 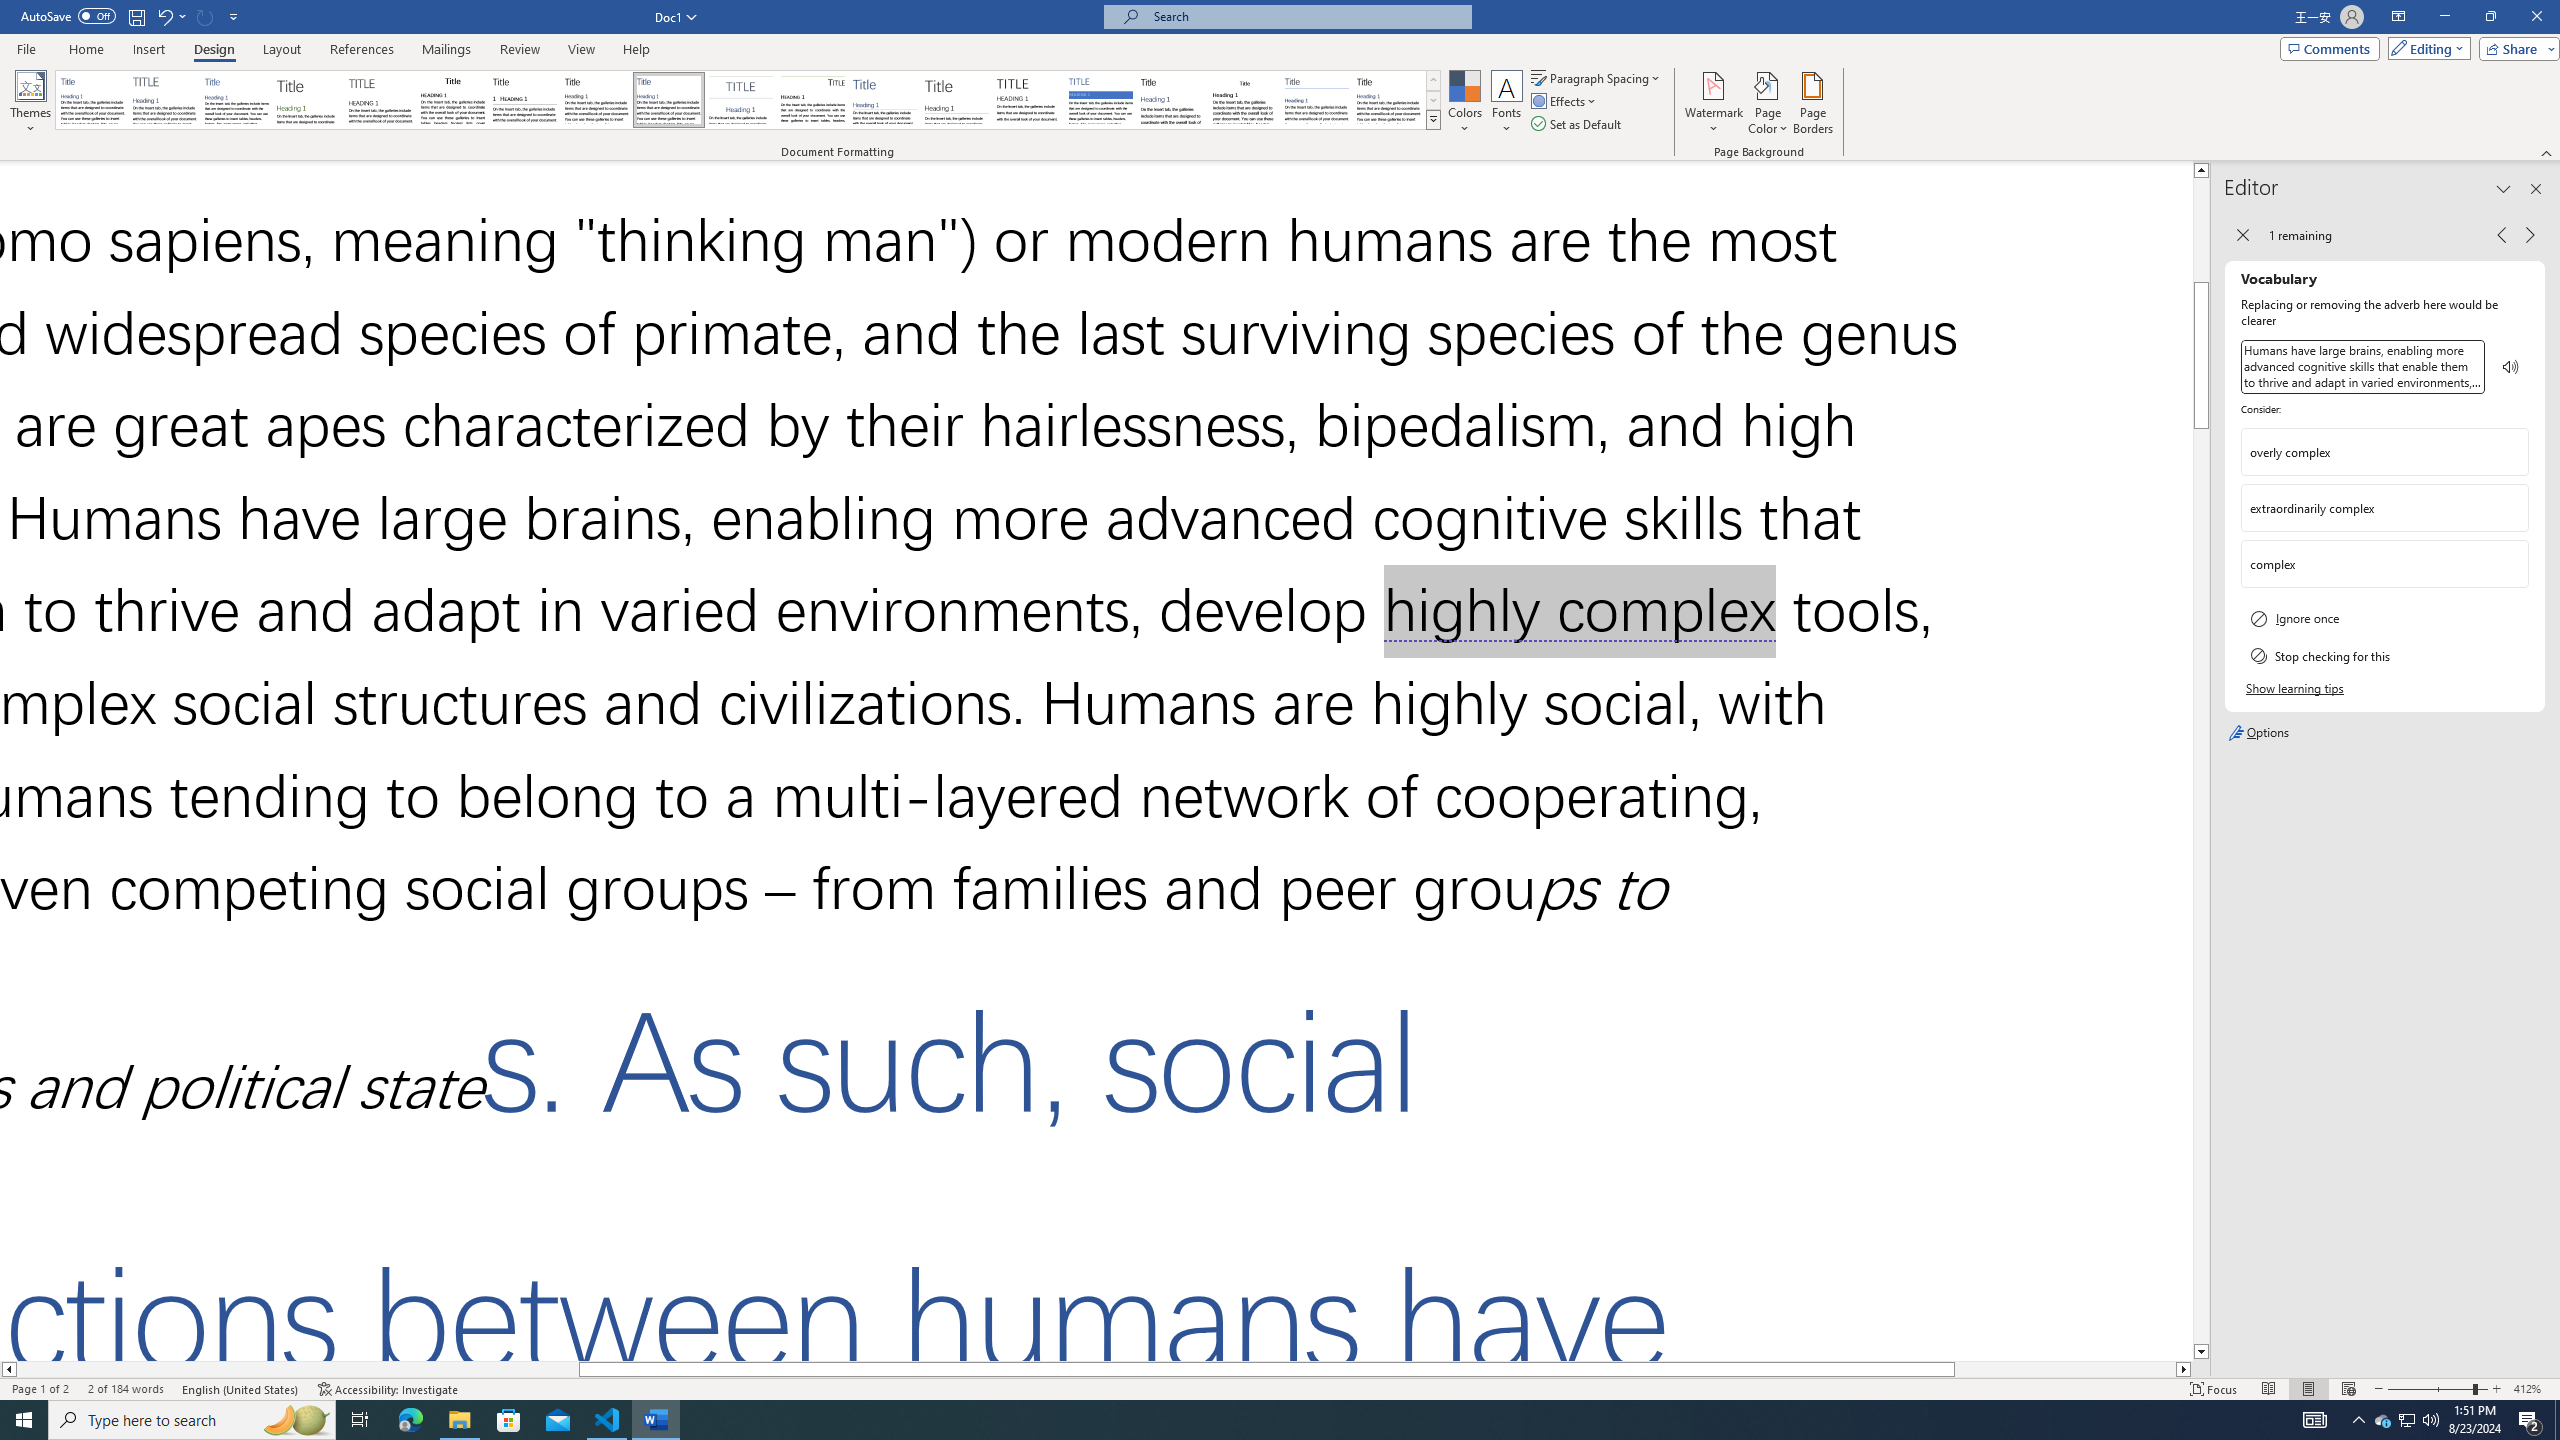 What do you see at coordinates (523, 99) in the screenshot?
I see `'Black & White (Numbered)'` at bounding box center [523, 99].